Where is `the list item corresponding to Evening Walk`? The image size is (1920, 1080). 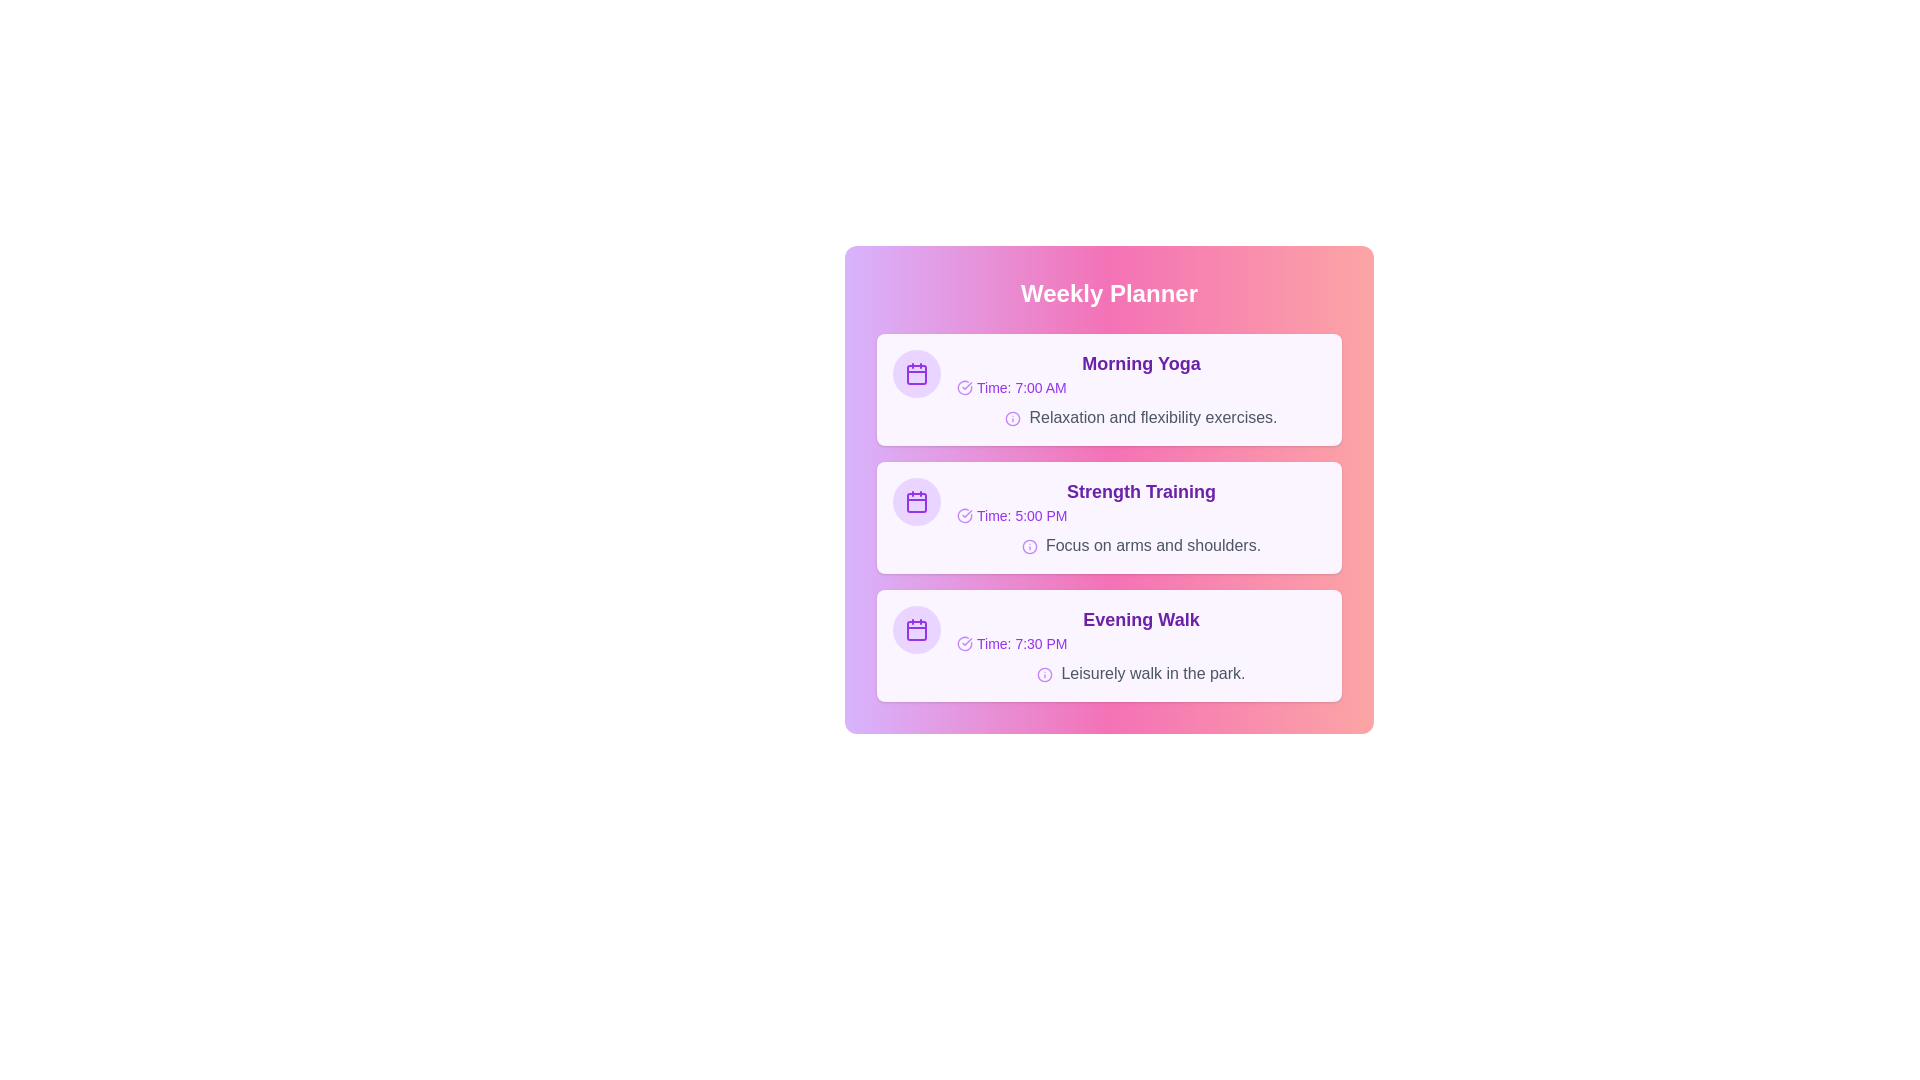
the list item corresponding to Evening Walk is located at coordinates (1108, 645).